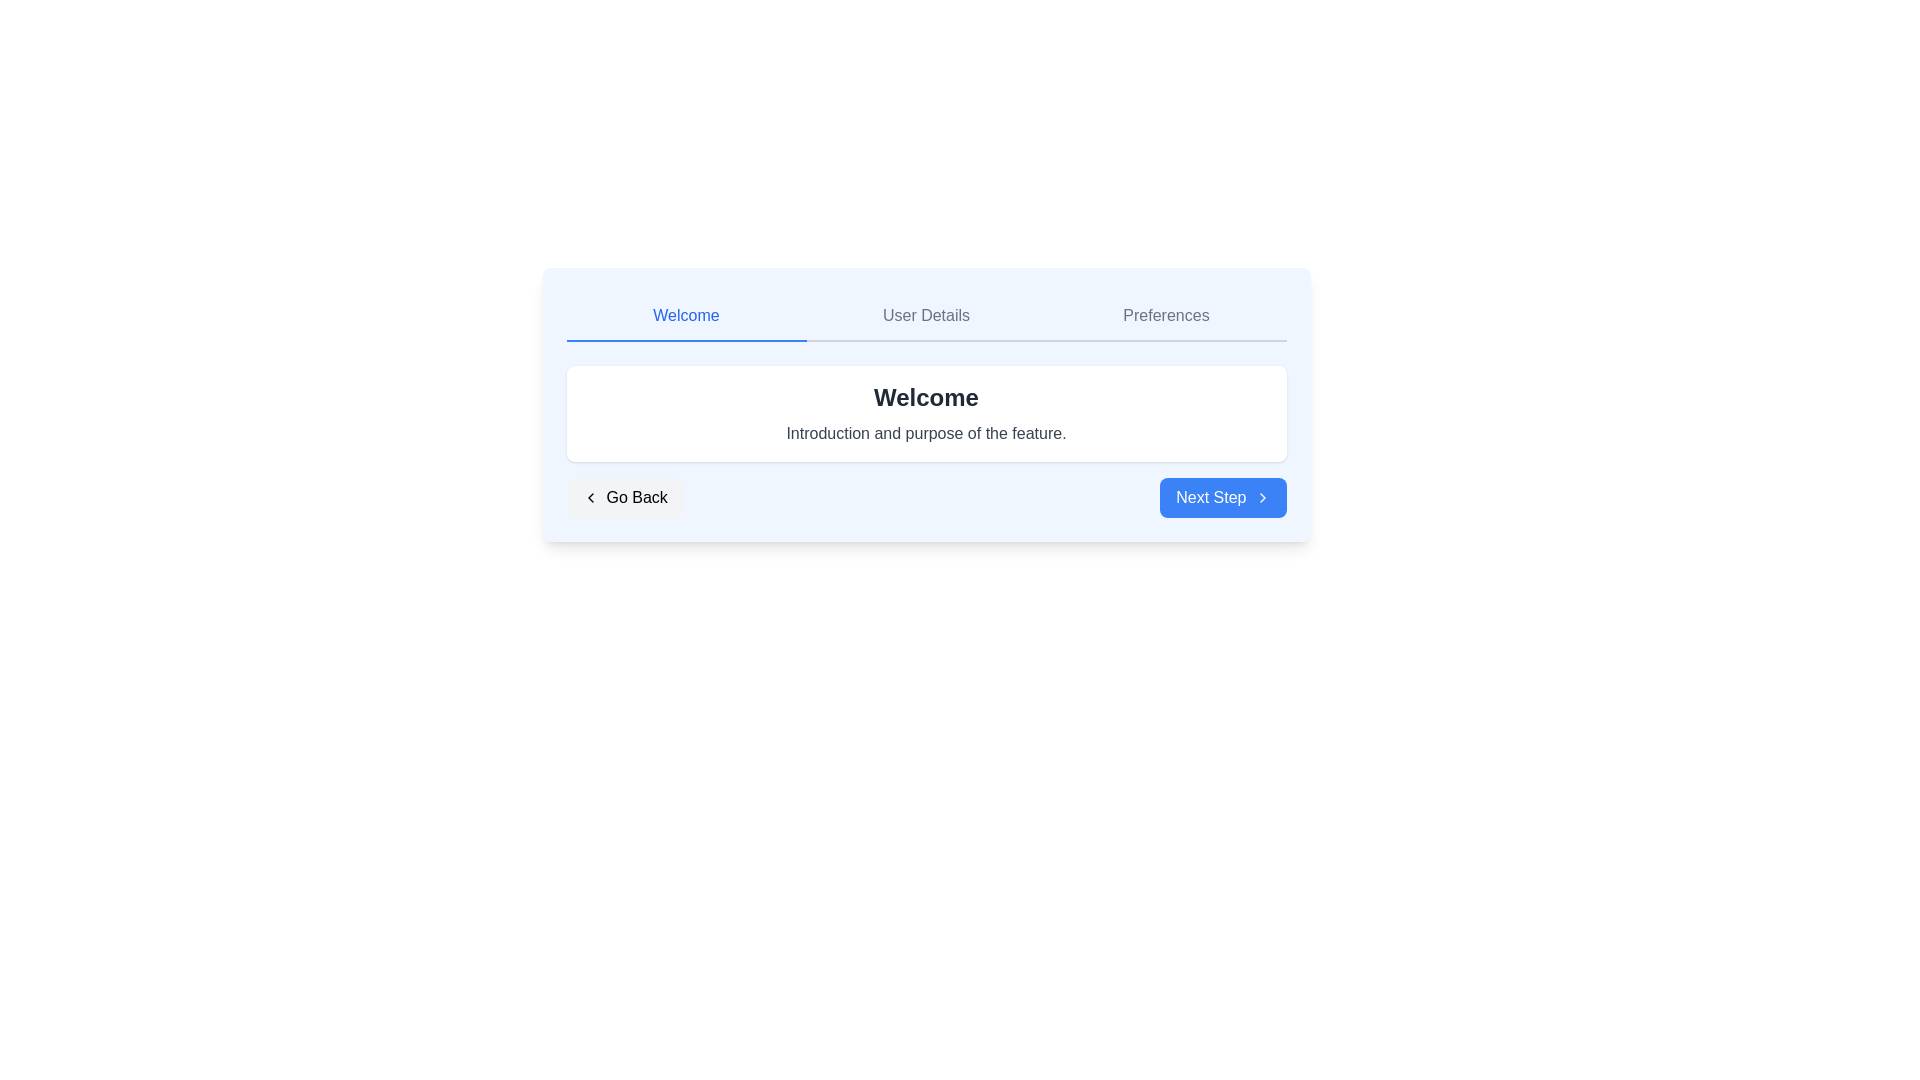 The width and height of the screenshot is (1920, 1080). I want to click on the chevron SVG icon located inside the 'Go Back' button at the bottom left of the panel, which indicates navigation to a previous step, so click(589, 496).